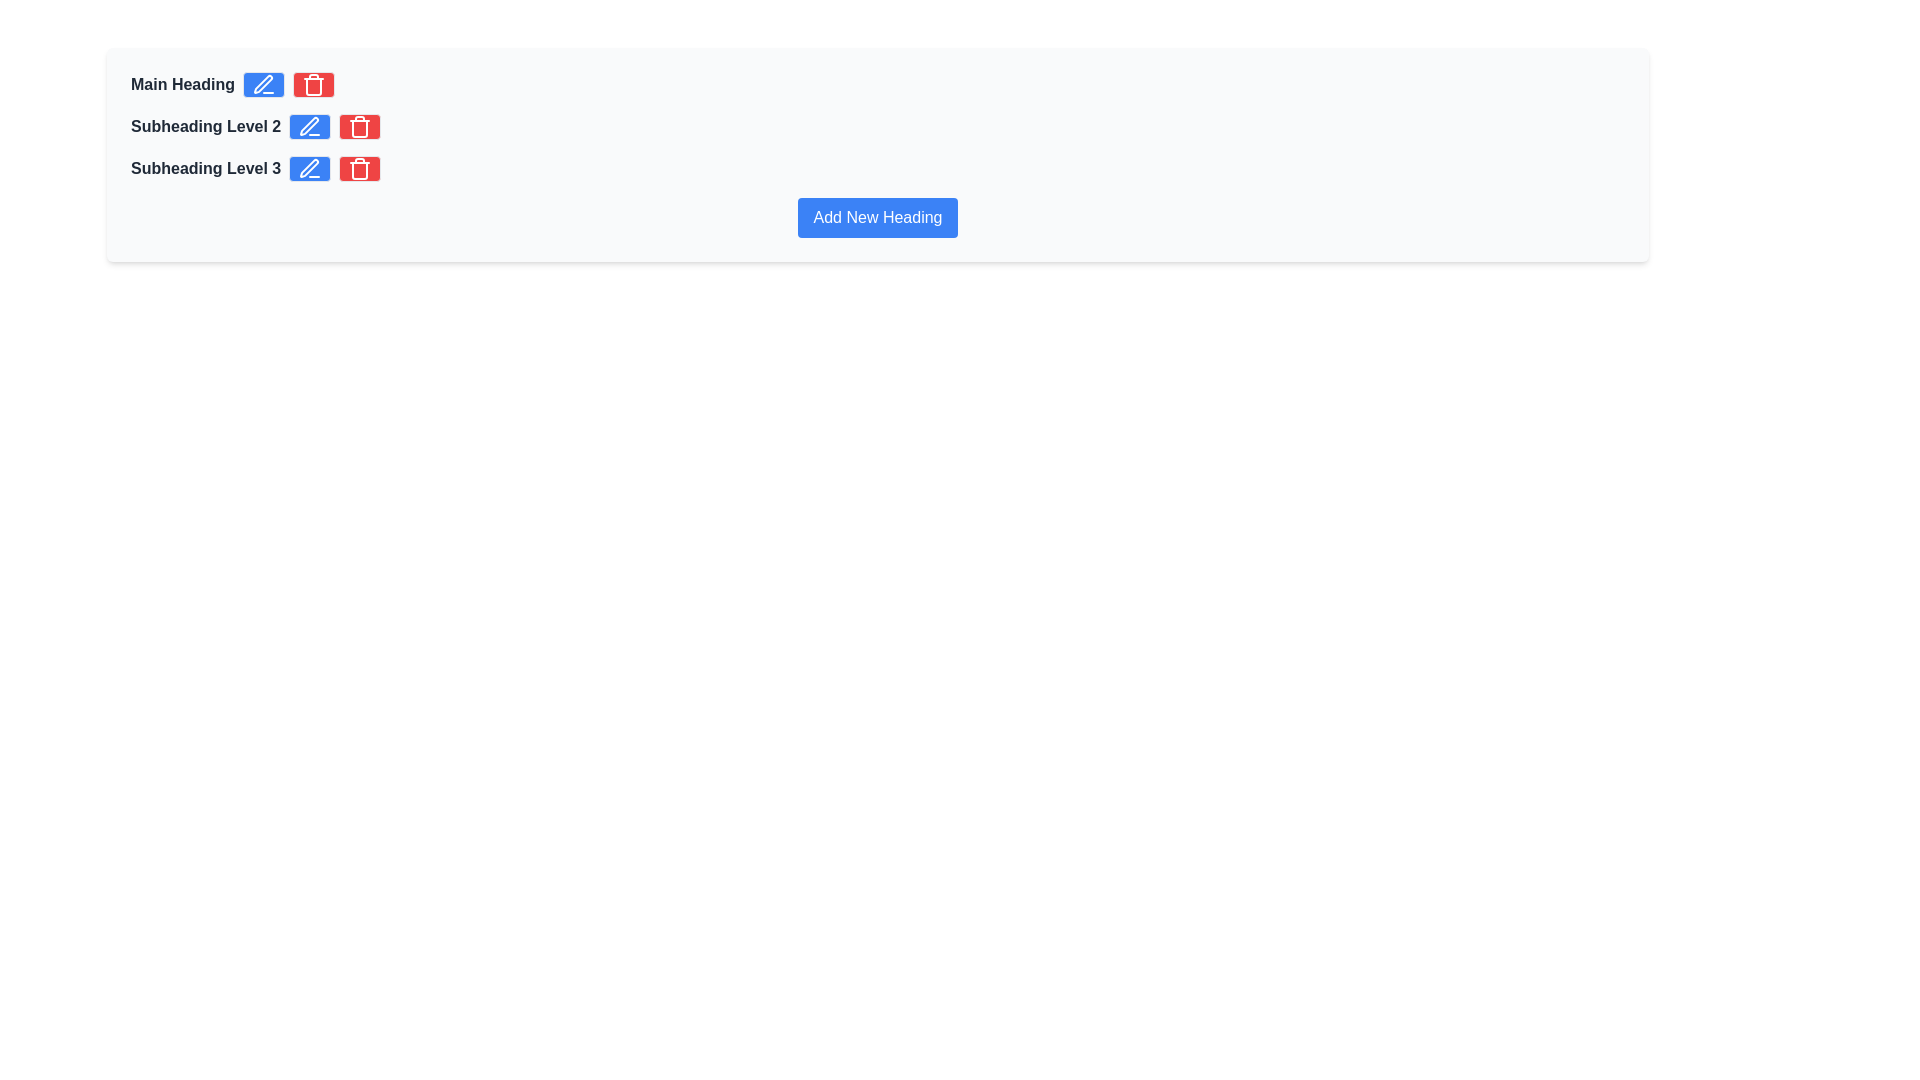  What do you see at coordinates (262, 83) in the screenshot?
I see `the editing tool icon` at bounding box center [262, 83].